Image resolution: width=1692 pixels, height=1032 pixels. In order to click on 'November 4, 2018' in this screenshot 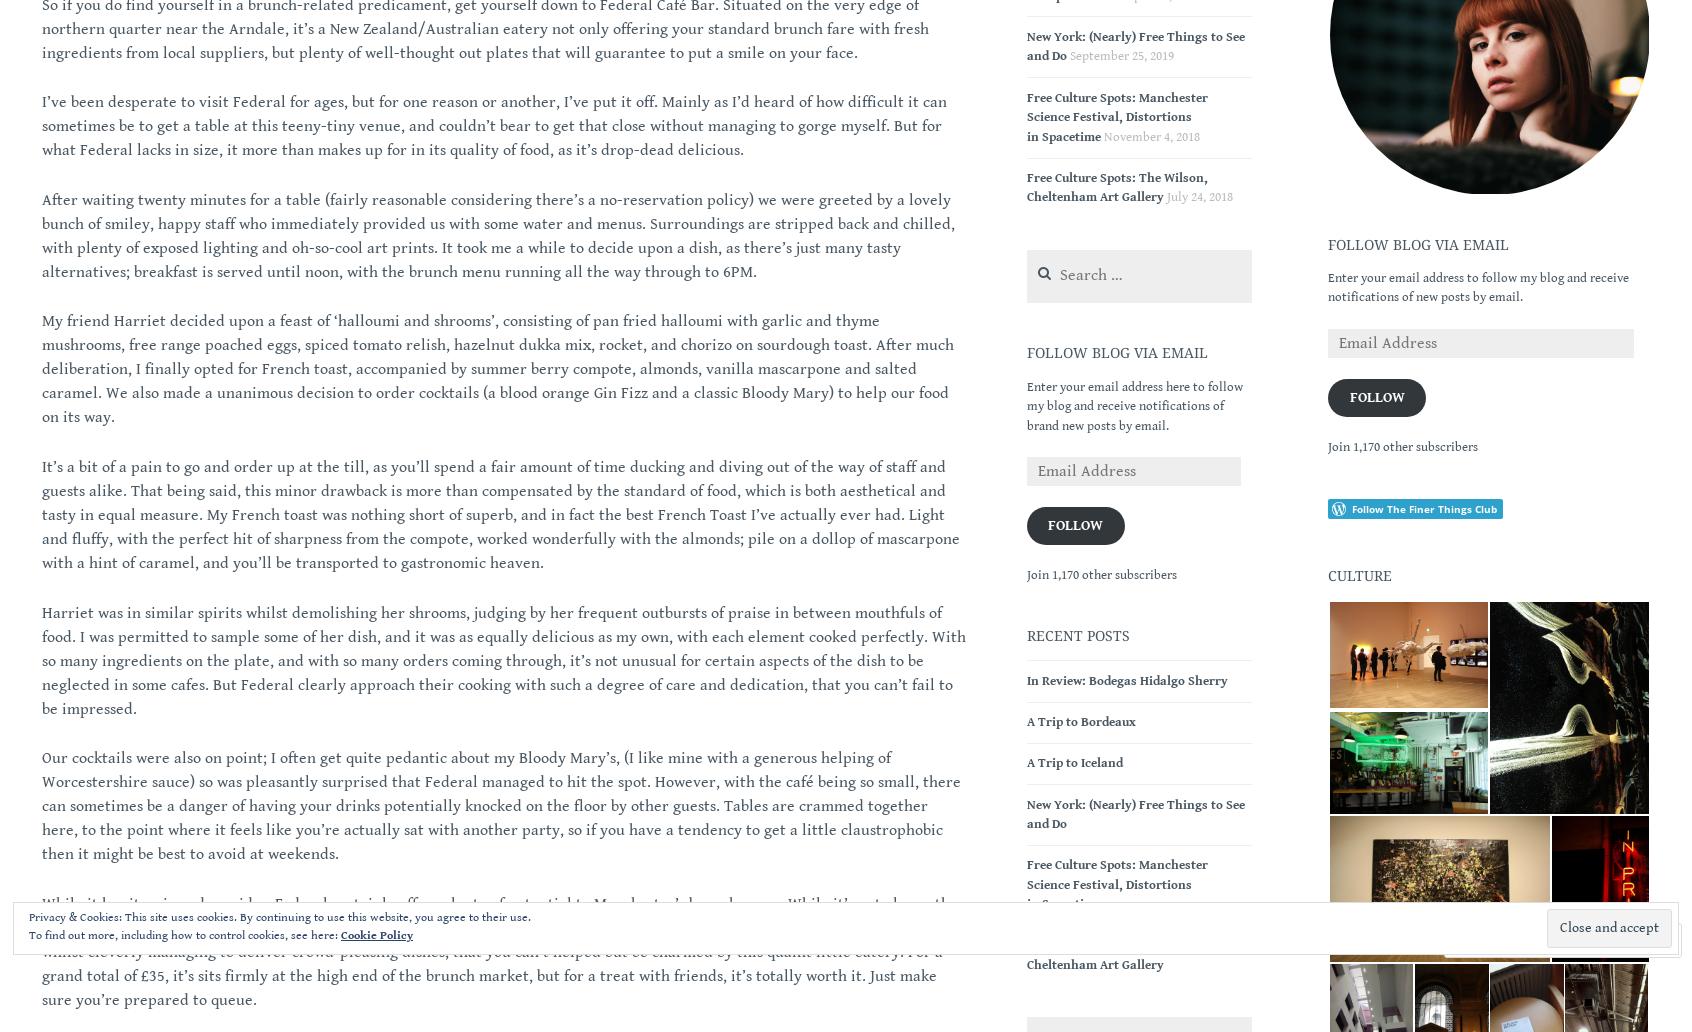, I will do `click(1150, 135)`.